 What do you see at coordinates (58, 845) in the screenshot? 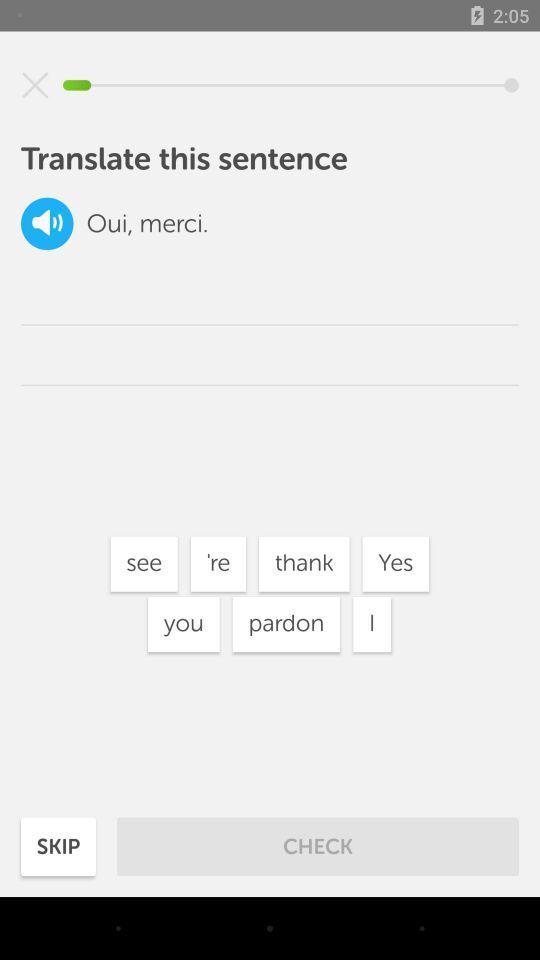
I see `the icon next to the check item` at bounding box center [58, 845].